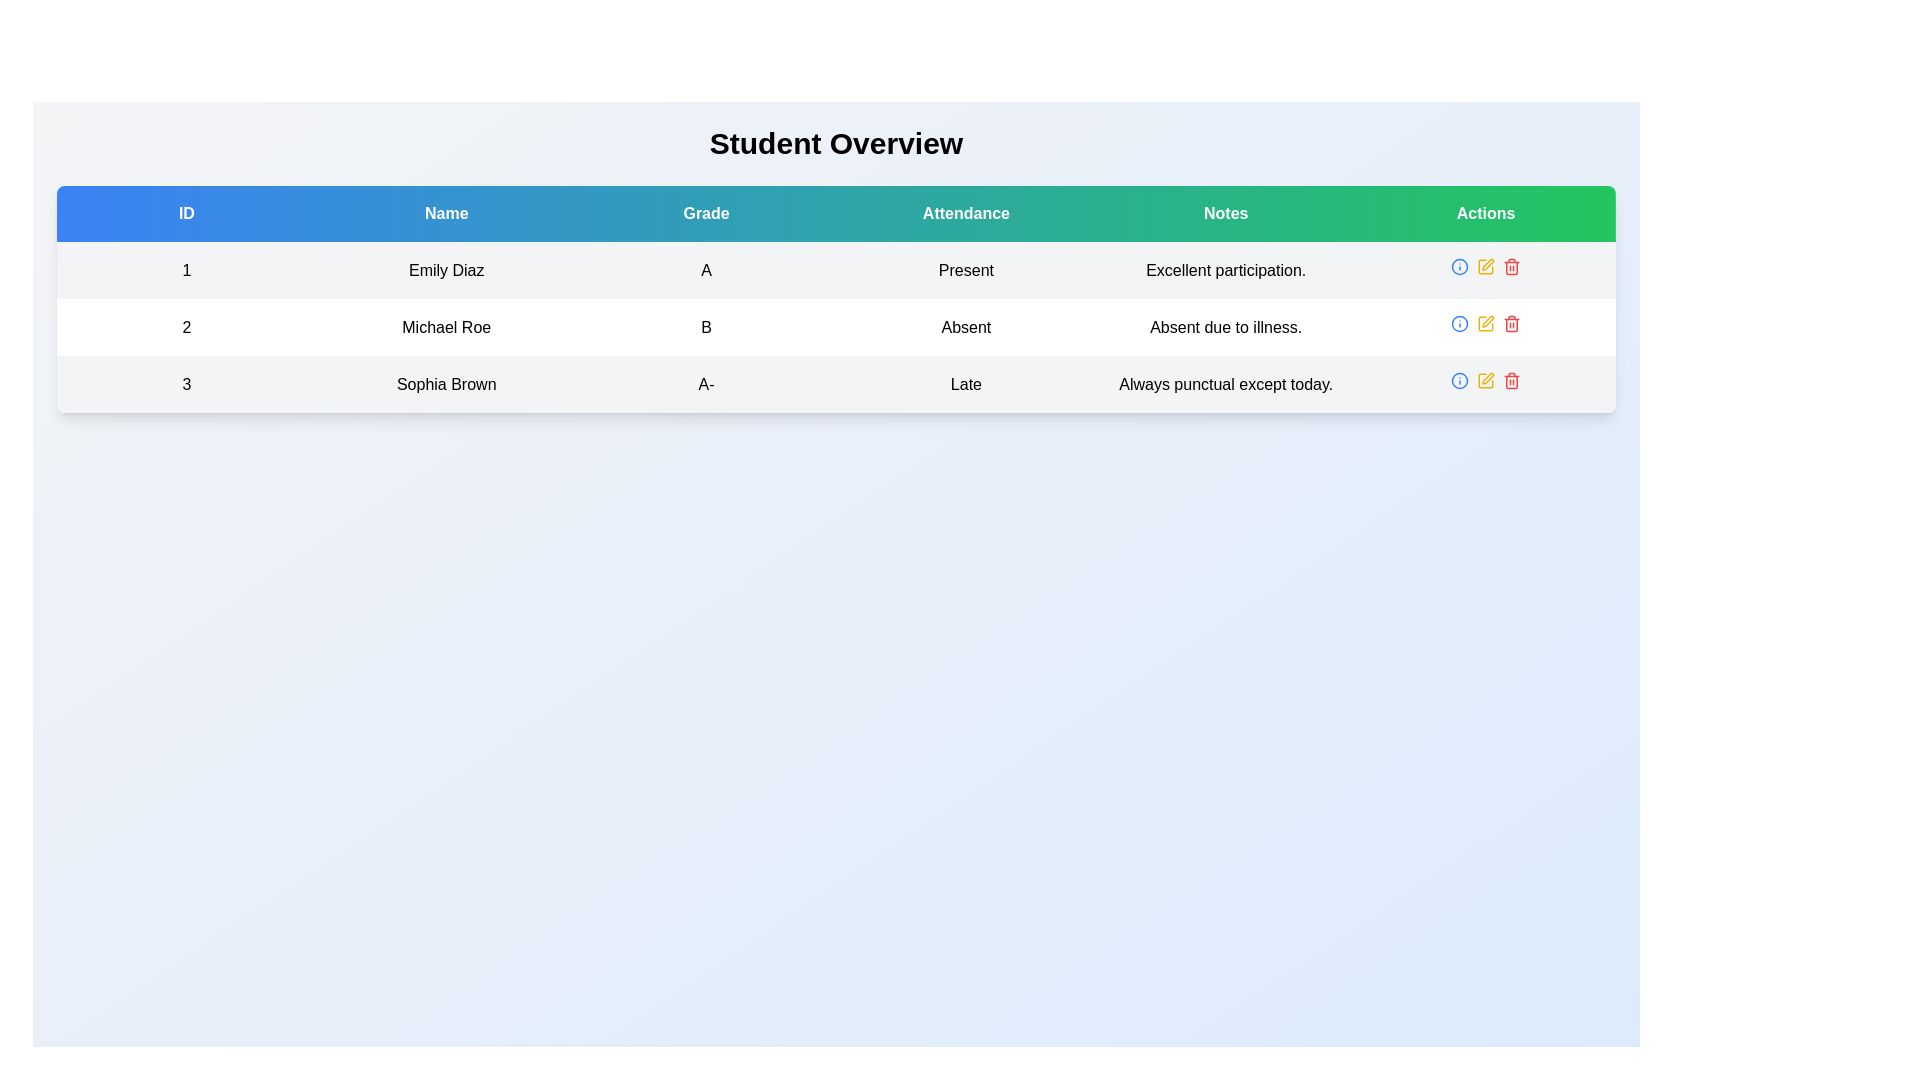 Image resolution: width=1920 pixels, height=1080 pixels. Describe the element at coordinates (1512, 267) in the screenshot. I see `the trash bin delete icon located under the 'Actions' column in the last row of the table` at that location.